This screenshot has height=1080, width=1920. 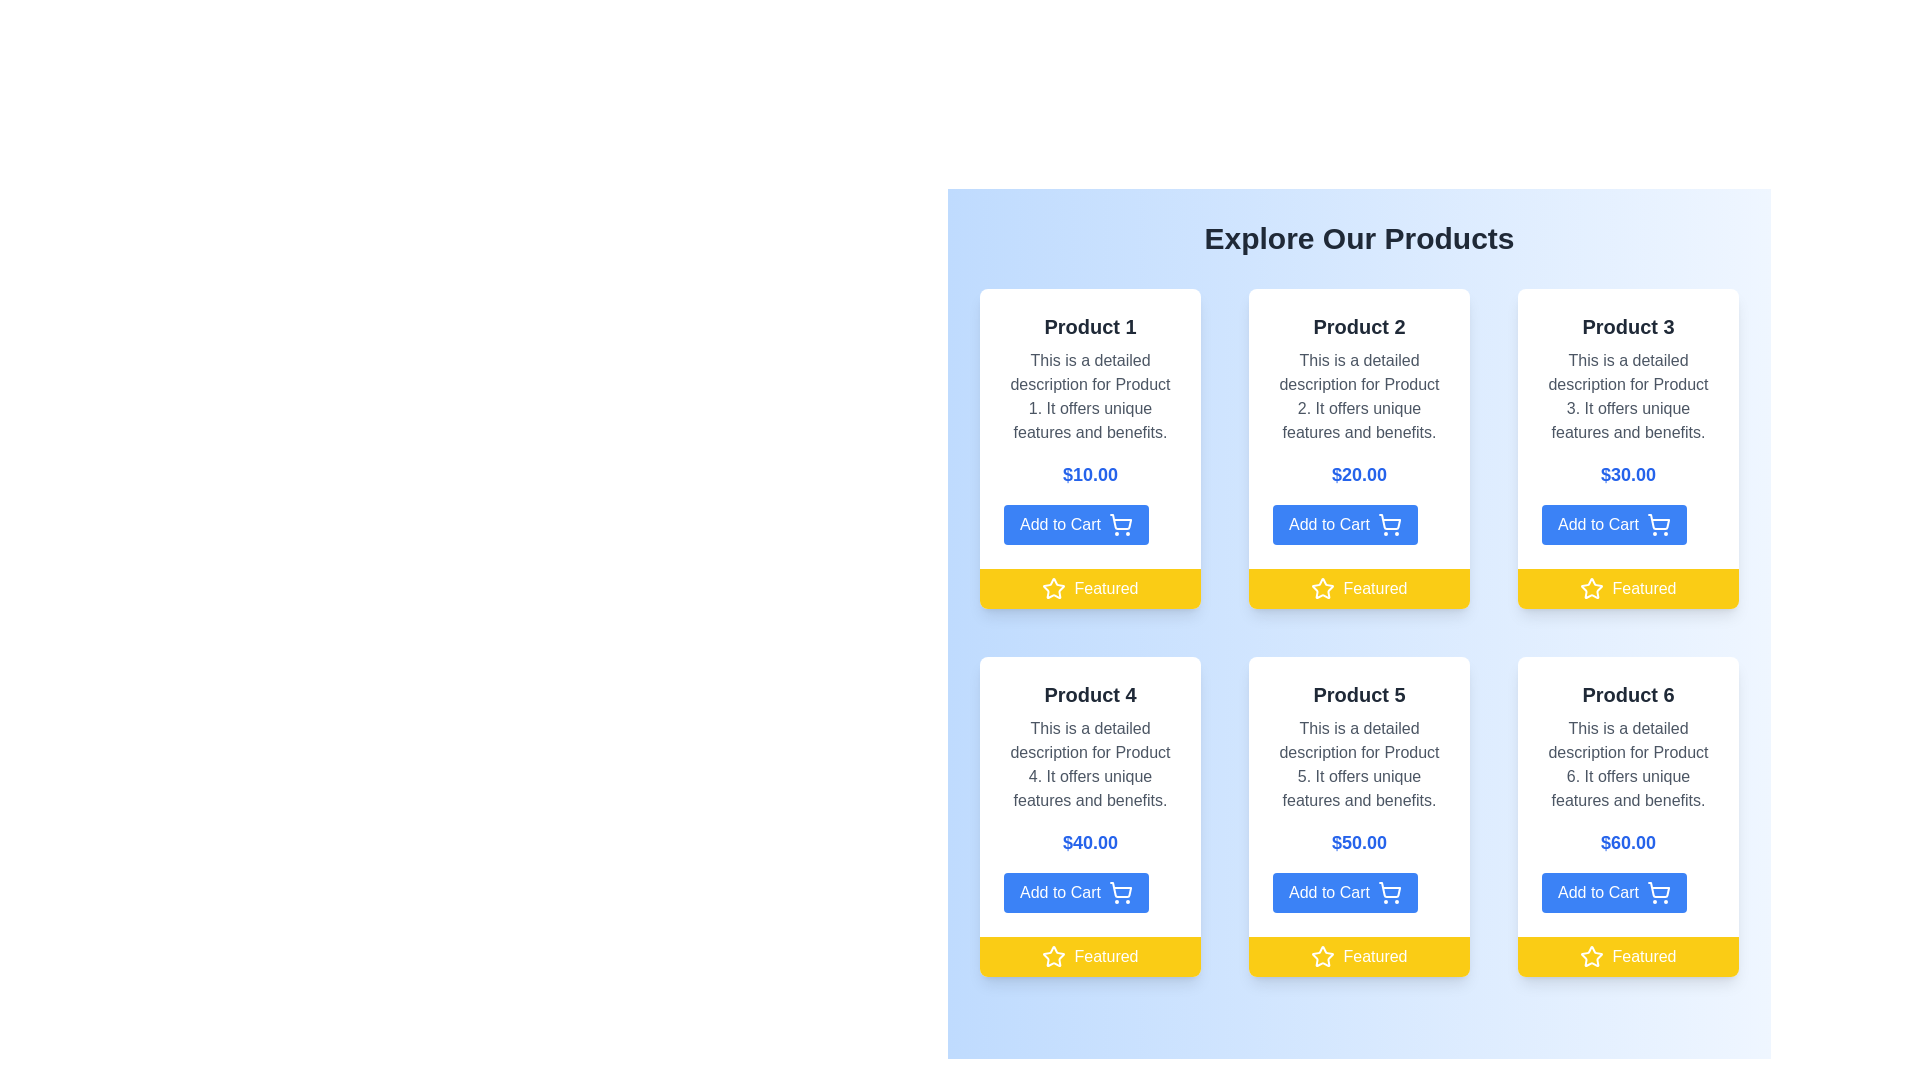 What do you see at coordinates (1120, 892) in the screenshot?
I see `the shopping cart icon located to the right of the 'Add to Cart' button for 'Product 4' in the second row, first column of the product grid` at bounding box center [1120, 892].